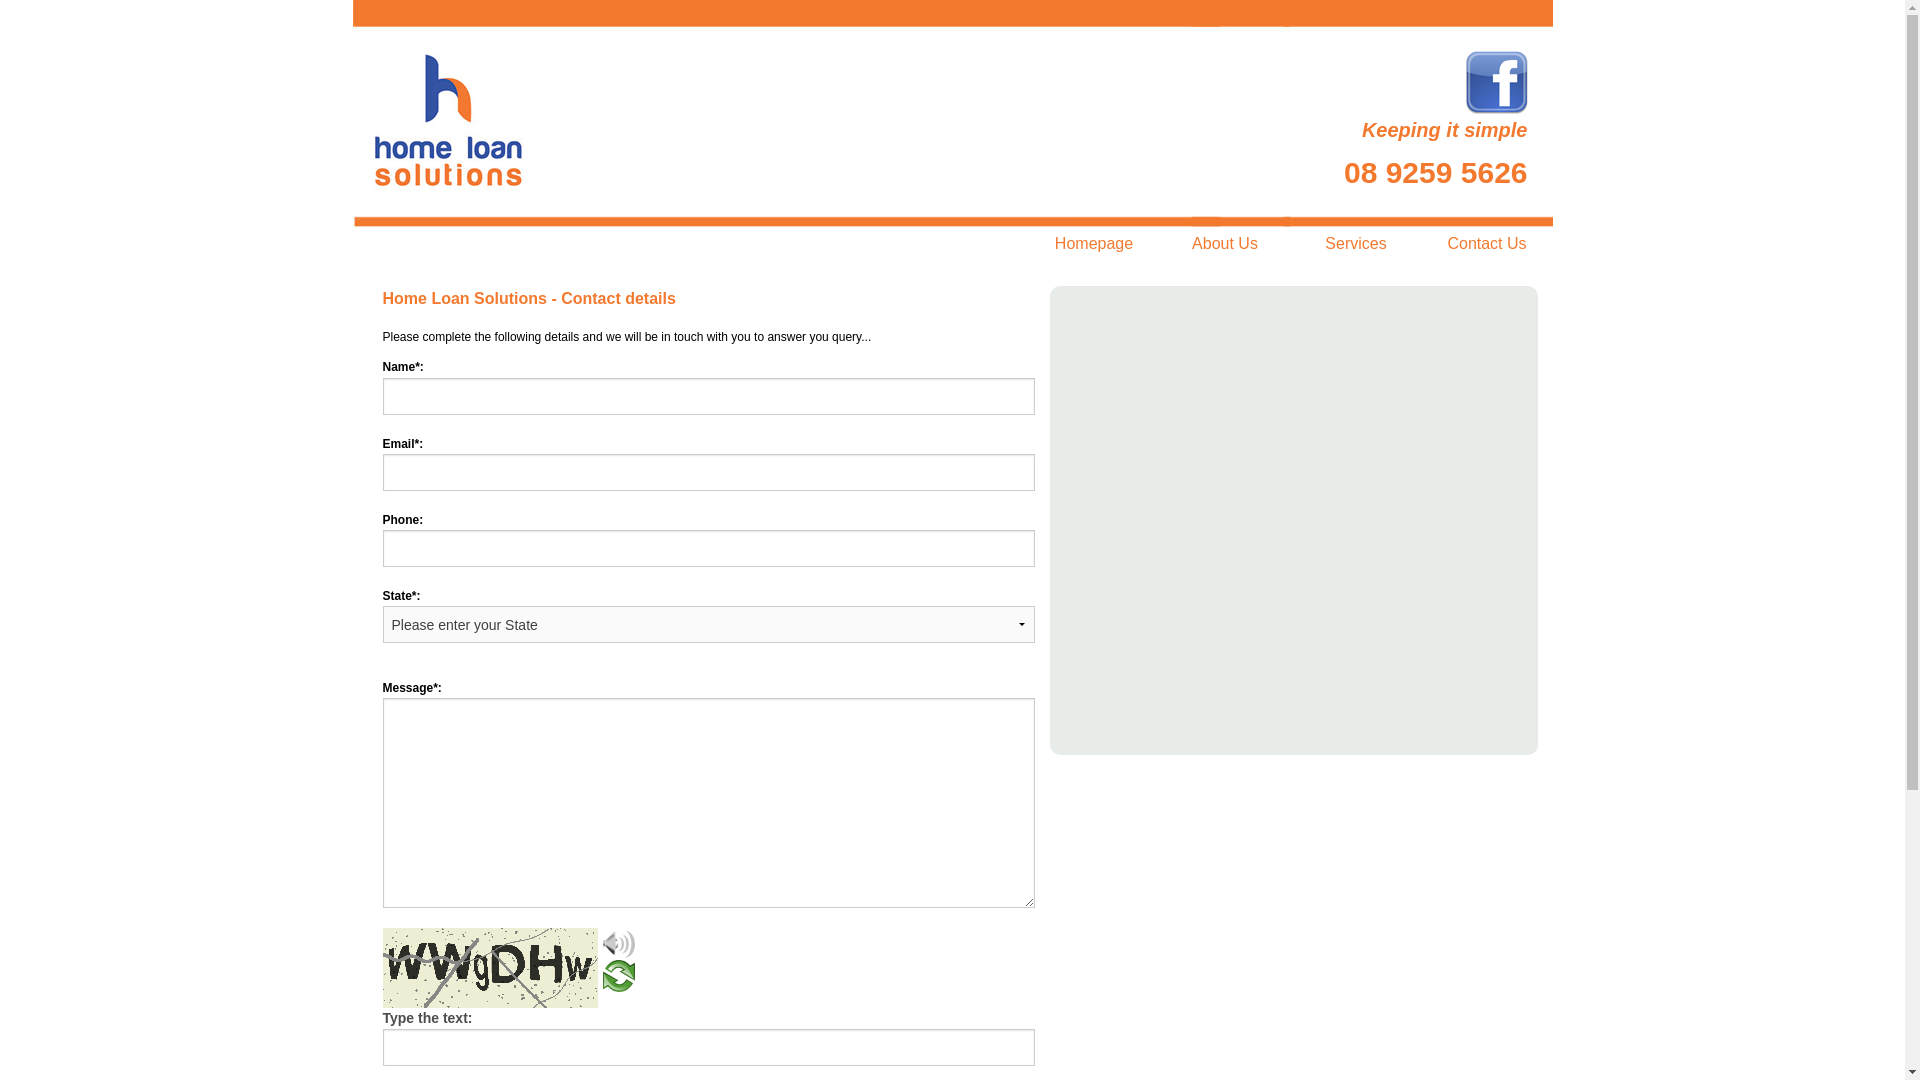 The width and height of the screenshot is (1920, 1080). Describe the element at coordinates (1224, 242) in the screenshot. I see `'About Us'` at that location.